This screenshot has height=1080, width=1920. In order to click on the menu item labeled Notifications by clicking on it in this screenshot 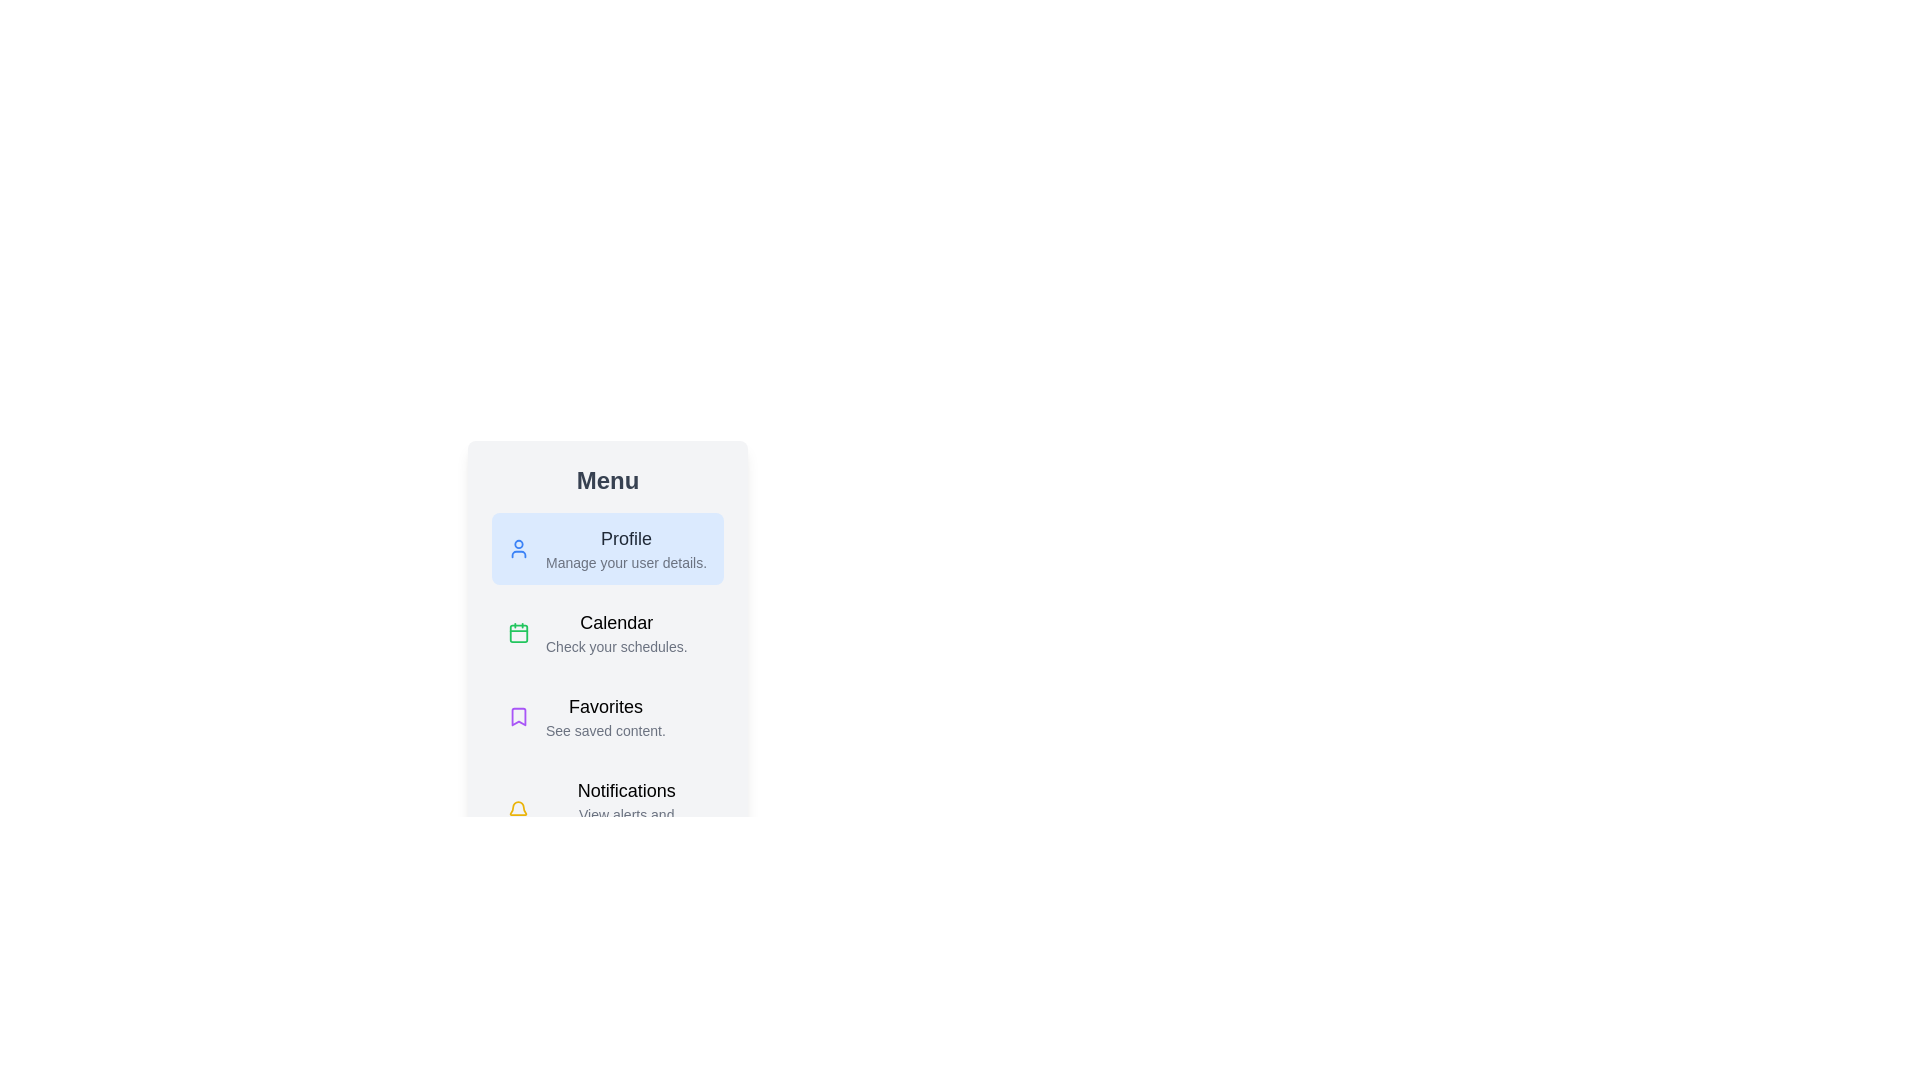, I will do `click(607, 810)`.